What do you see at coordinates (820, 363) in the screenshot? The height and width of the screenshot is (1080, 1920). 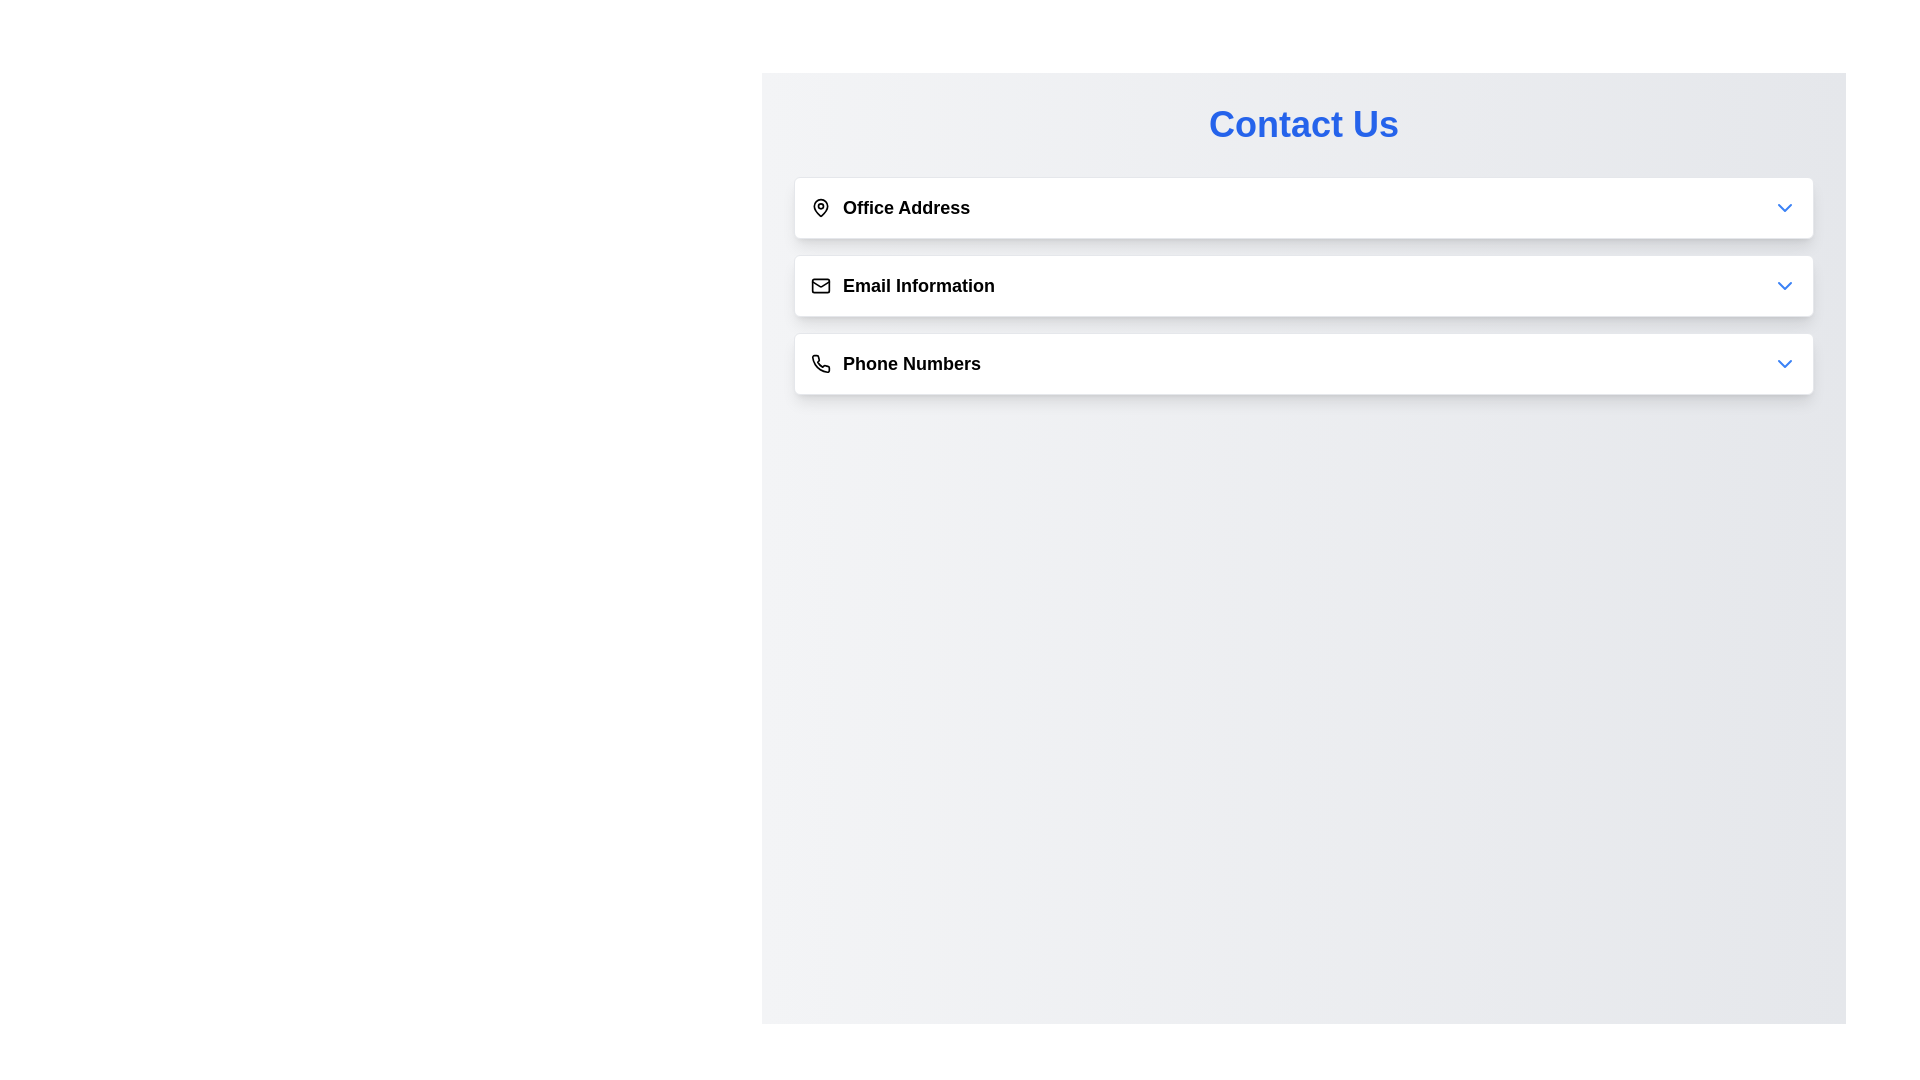 I see `the phone-related icon located adjacent to the 'Phone Numbers' label in the contact options section` at bounding box center [820, 363].